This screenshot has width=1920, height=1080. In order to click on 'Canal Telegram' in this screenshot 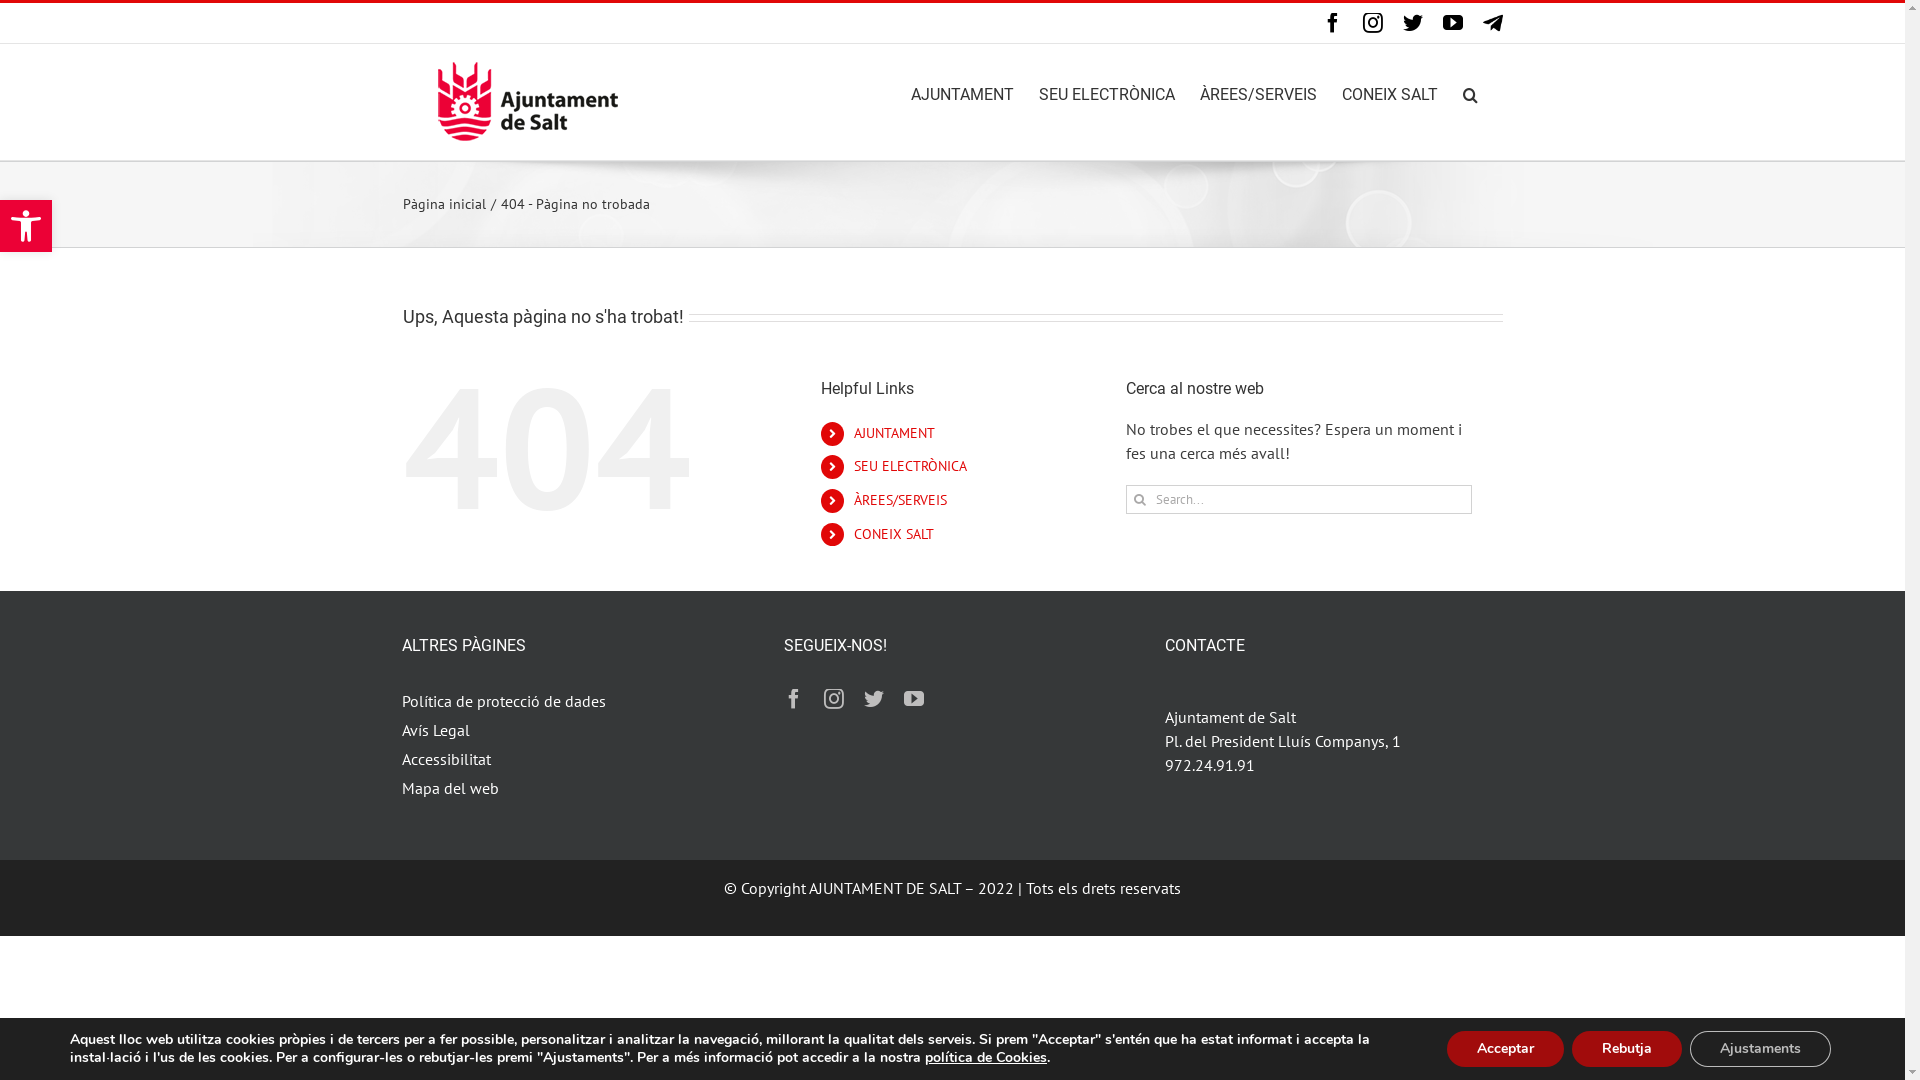, I will do `click(1492, 23)`.